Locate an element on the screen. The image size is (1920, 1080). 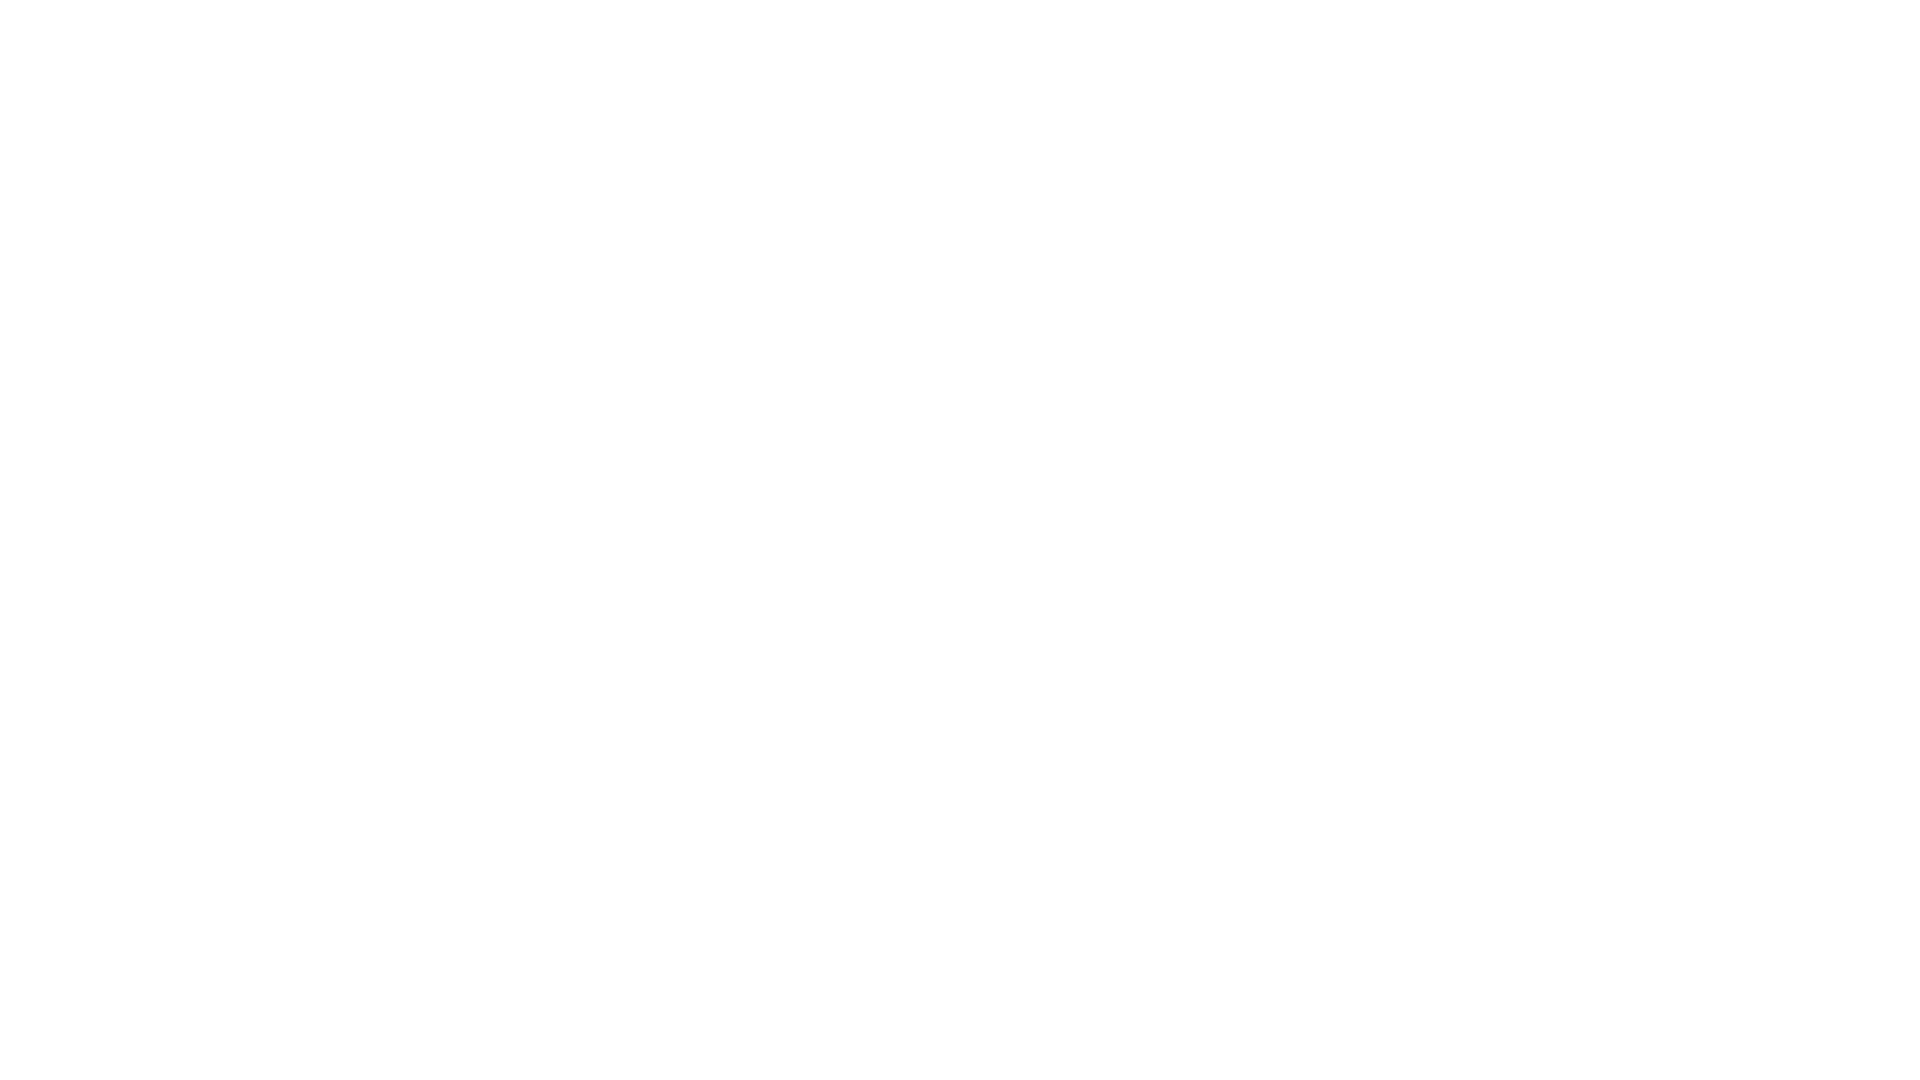
Next is located at coordinates (1080, 573).